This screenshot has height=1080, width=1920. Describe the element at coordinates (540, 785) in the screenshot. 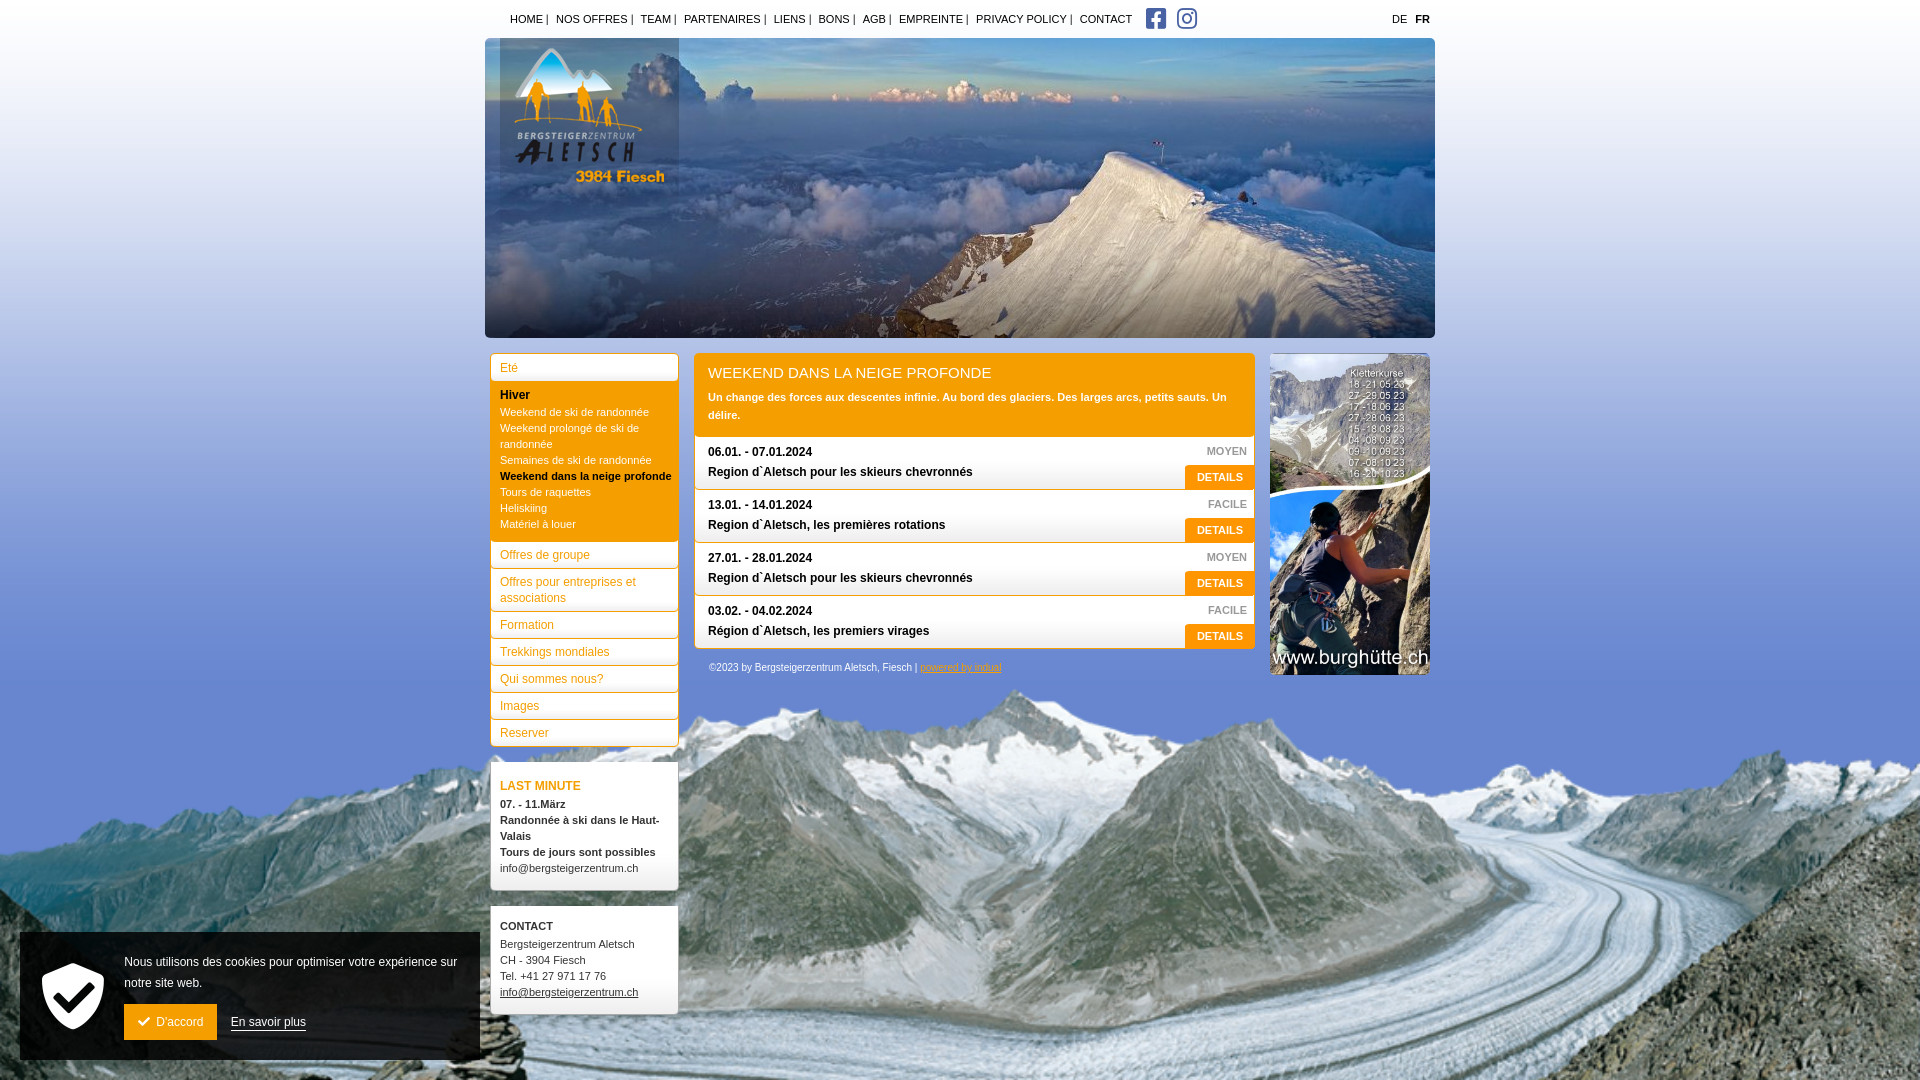

I see `'LAST MINUTE'` at that location.